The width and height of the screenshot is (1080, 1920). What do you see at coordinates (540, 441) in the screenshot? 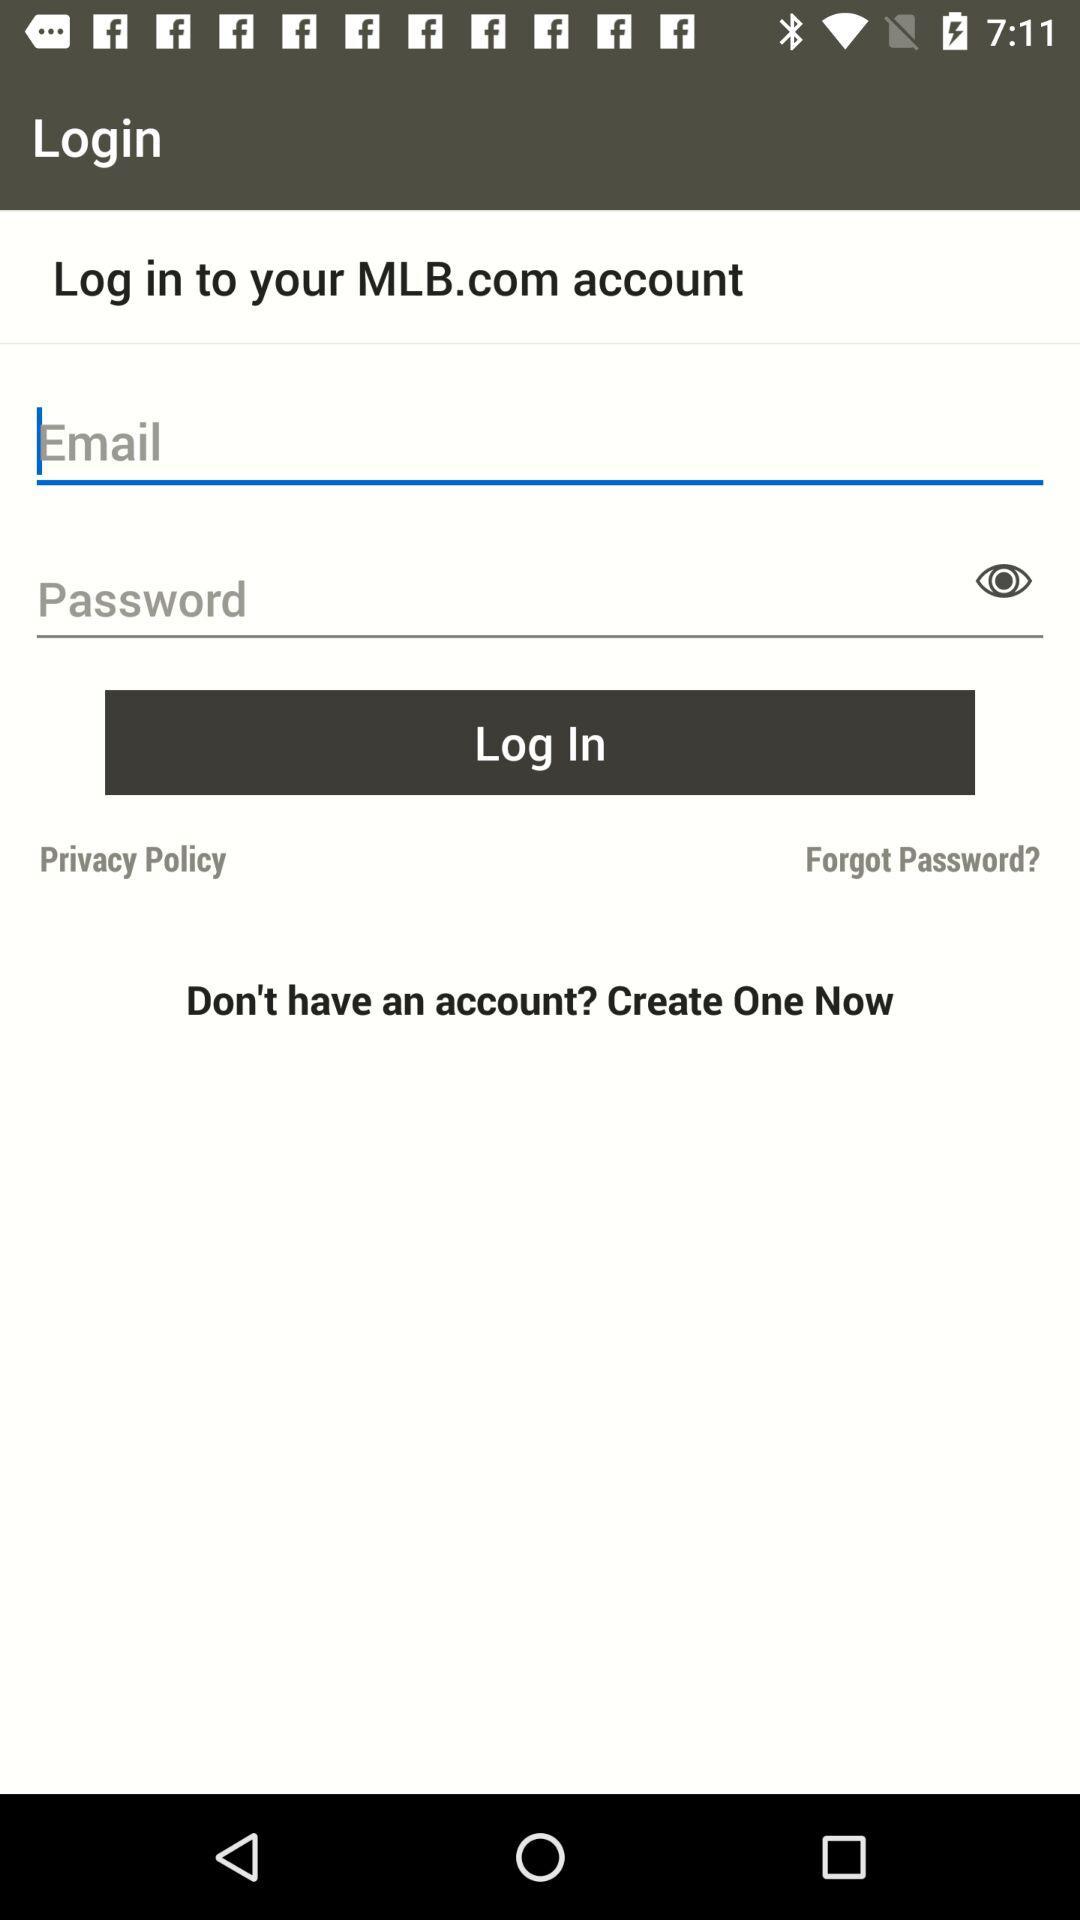
I see `email input` at bounding box center [540, 441].